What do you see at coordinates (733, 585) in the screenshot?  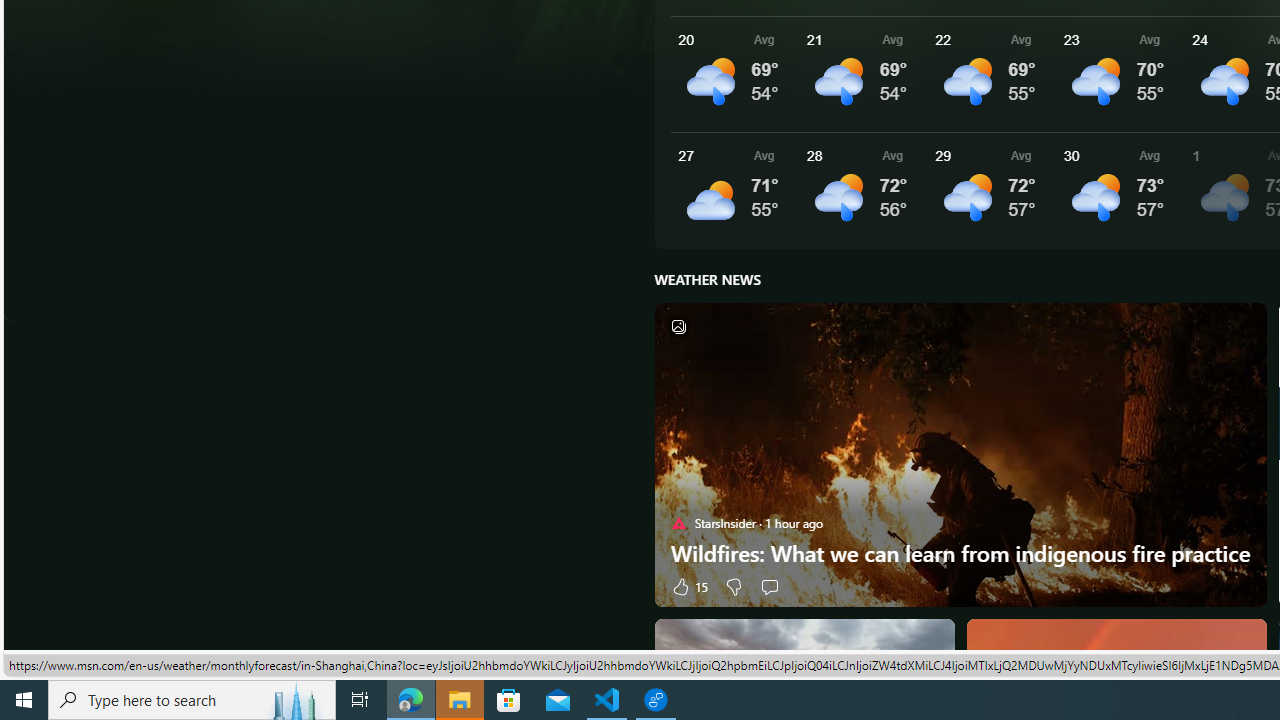 I see `'Dislike'` at bounding box center [733, 585].